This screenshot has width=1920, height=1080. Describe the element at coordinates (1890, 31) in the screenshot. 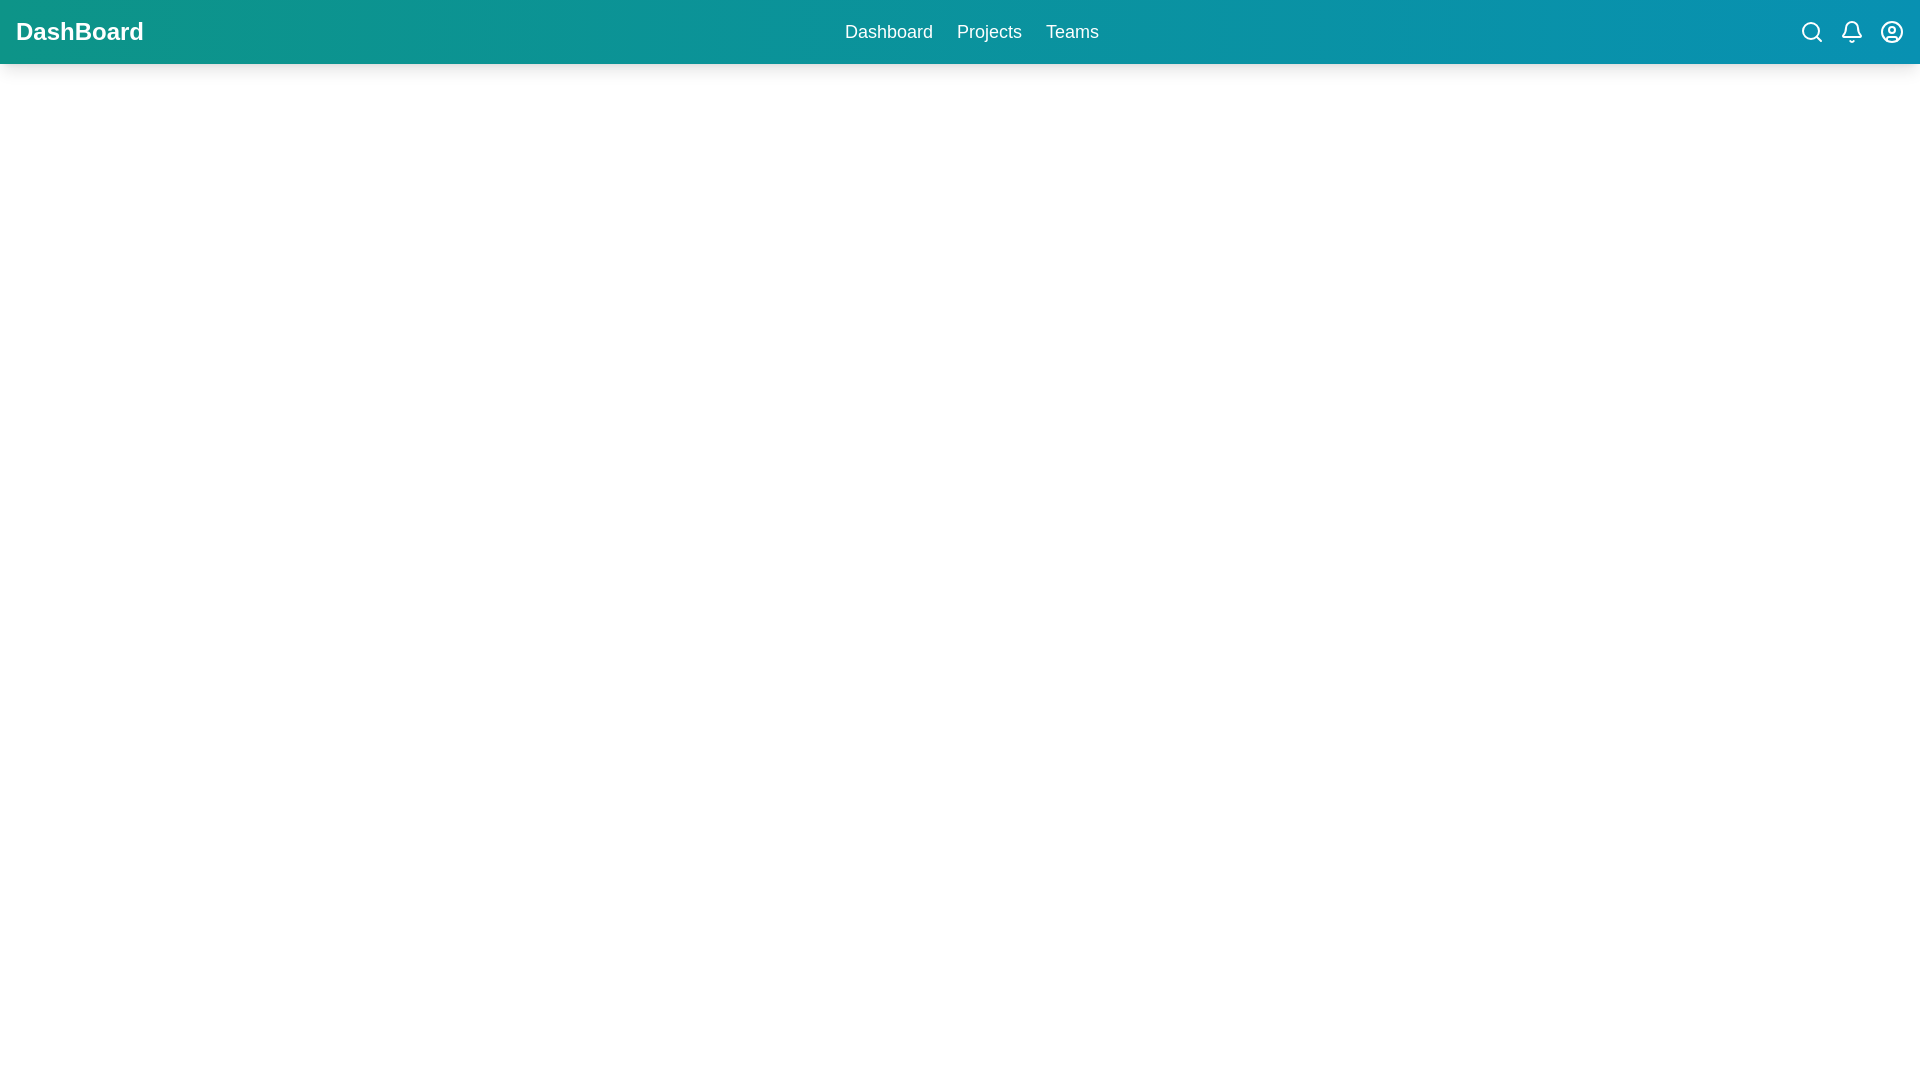

I see `the circular user profile icon button located in the top right corner of the interface` at that location.